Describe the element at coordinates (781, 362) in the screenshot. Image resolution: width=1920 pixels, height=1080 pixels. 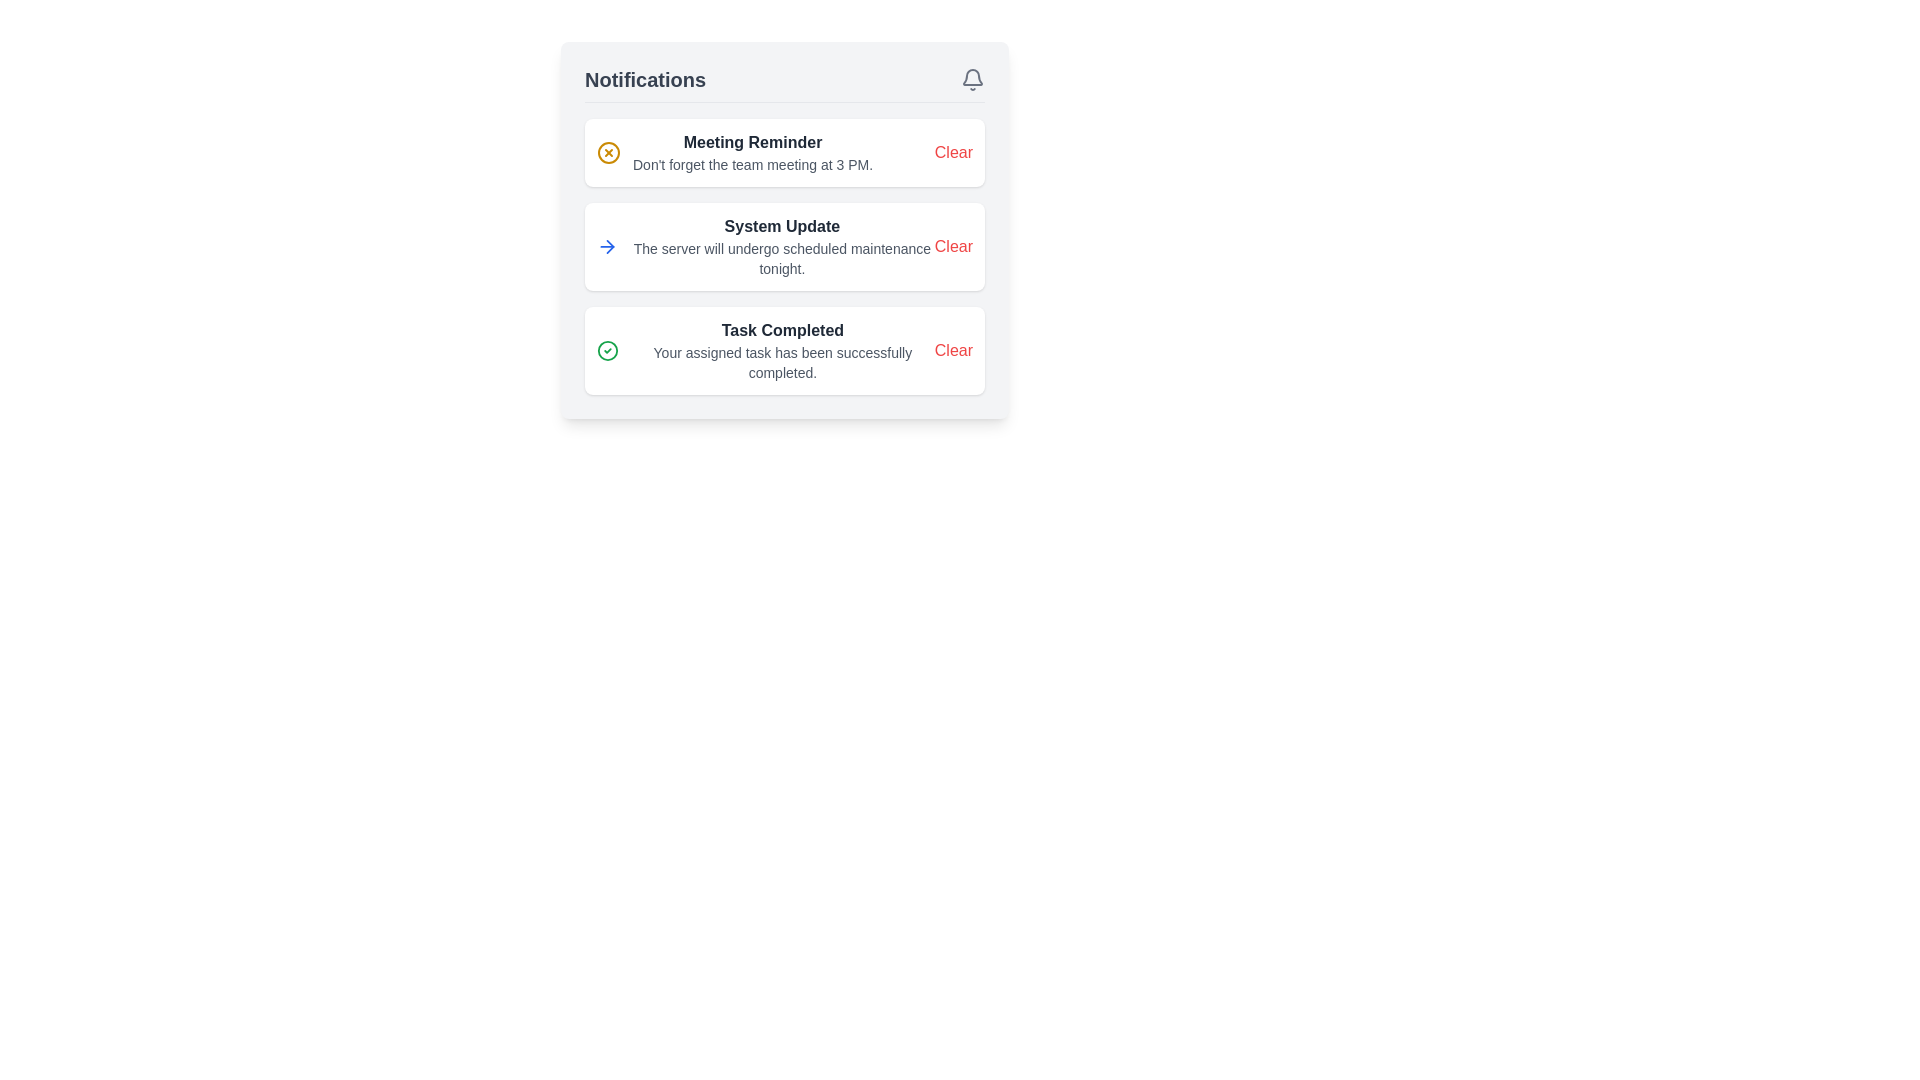
I see `the static text that conveys information about task completion, located below the bold 'Task Completed' text in the 'Notifications' section` at that location.